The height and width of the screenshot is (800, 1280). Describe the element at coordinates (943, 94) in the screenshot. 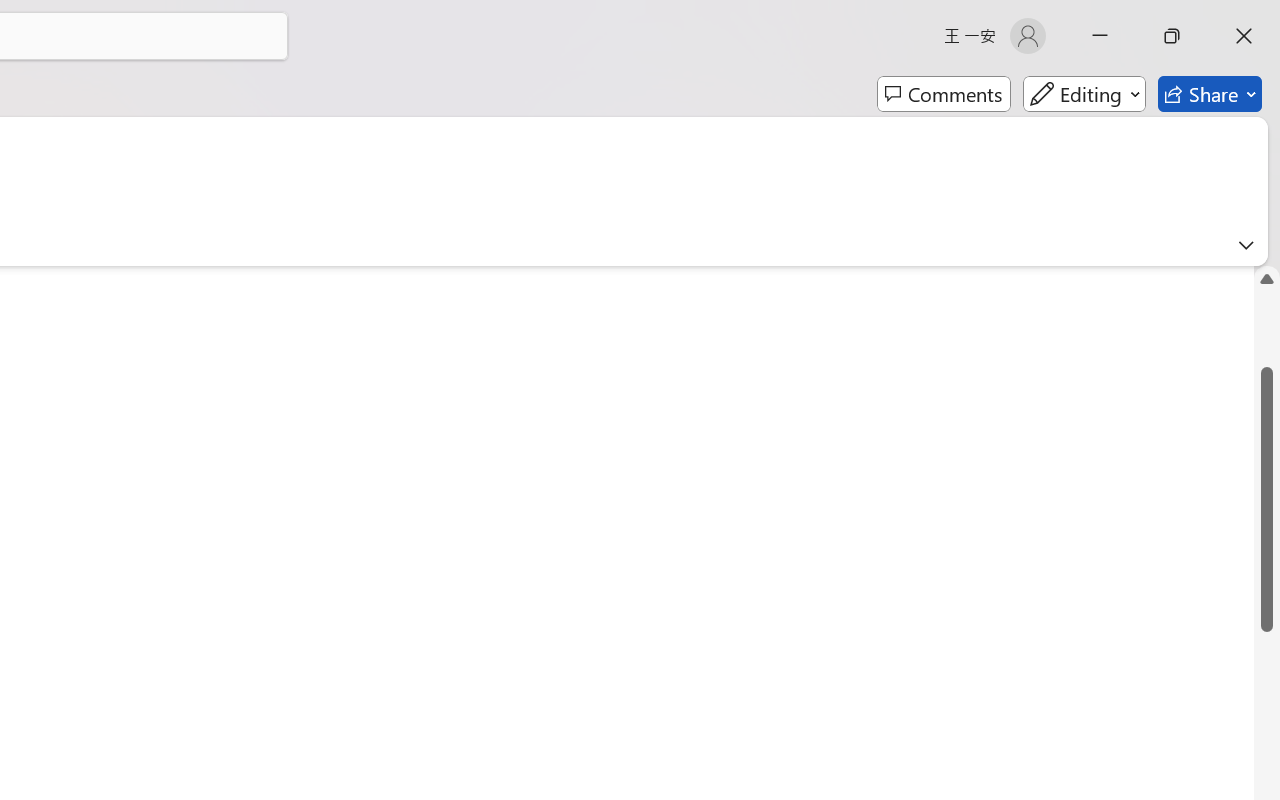

I see `'Comments'` at that location.